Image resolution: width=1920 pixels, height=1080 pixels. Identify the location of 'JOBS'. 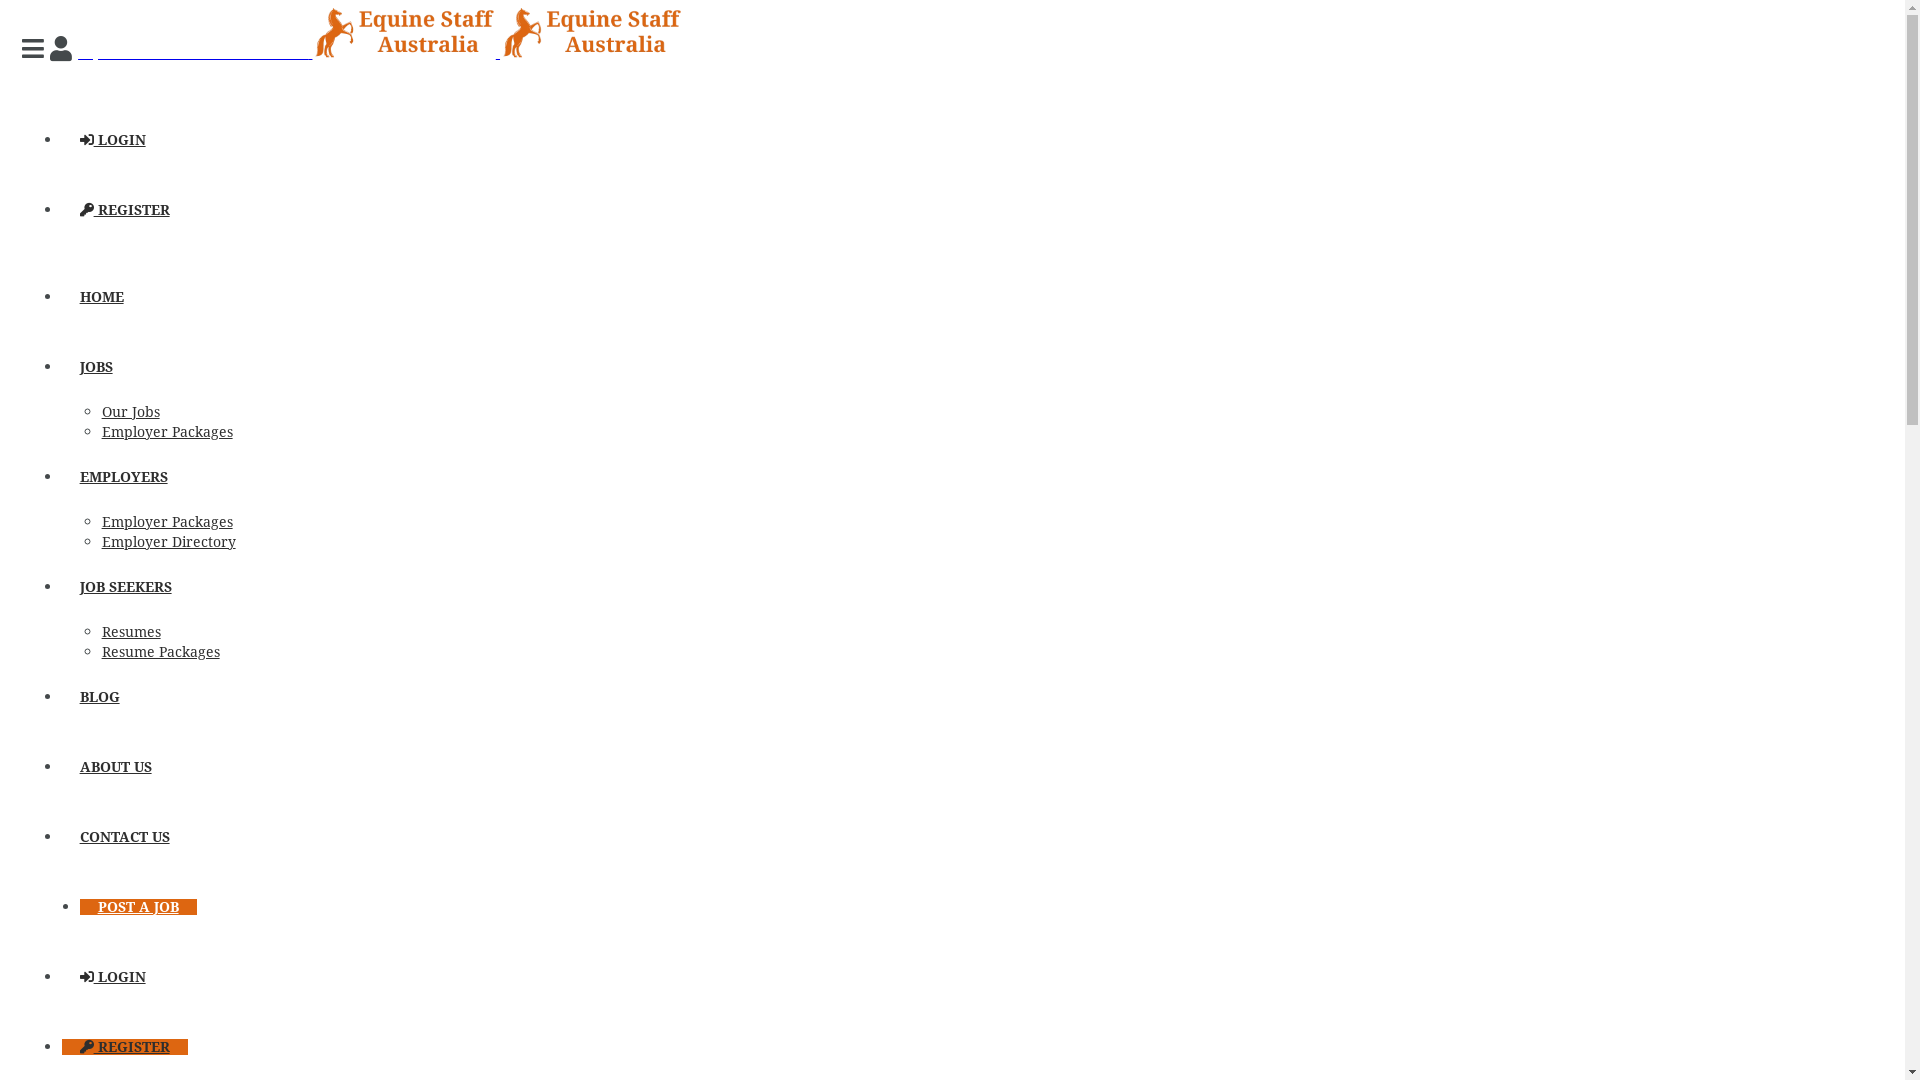
(95, 366).